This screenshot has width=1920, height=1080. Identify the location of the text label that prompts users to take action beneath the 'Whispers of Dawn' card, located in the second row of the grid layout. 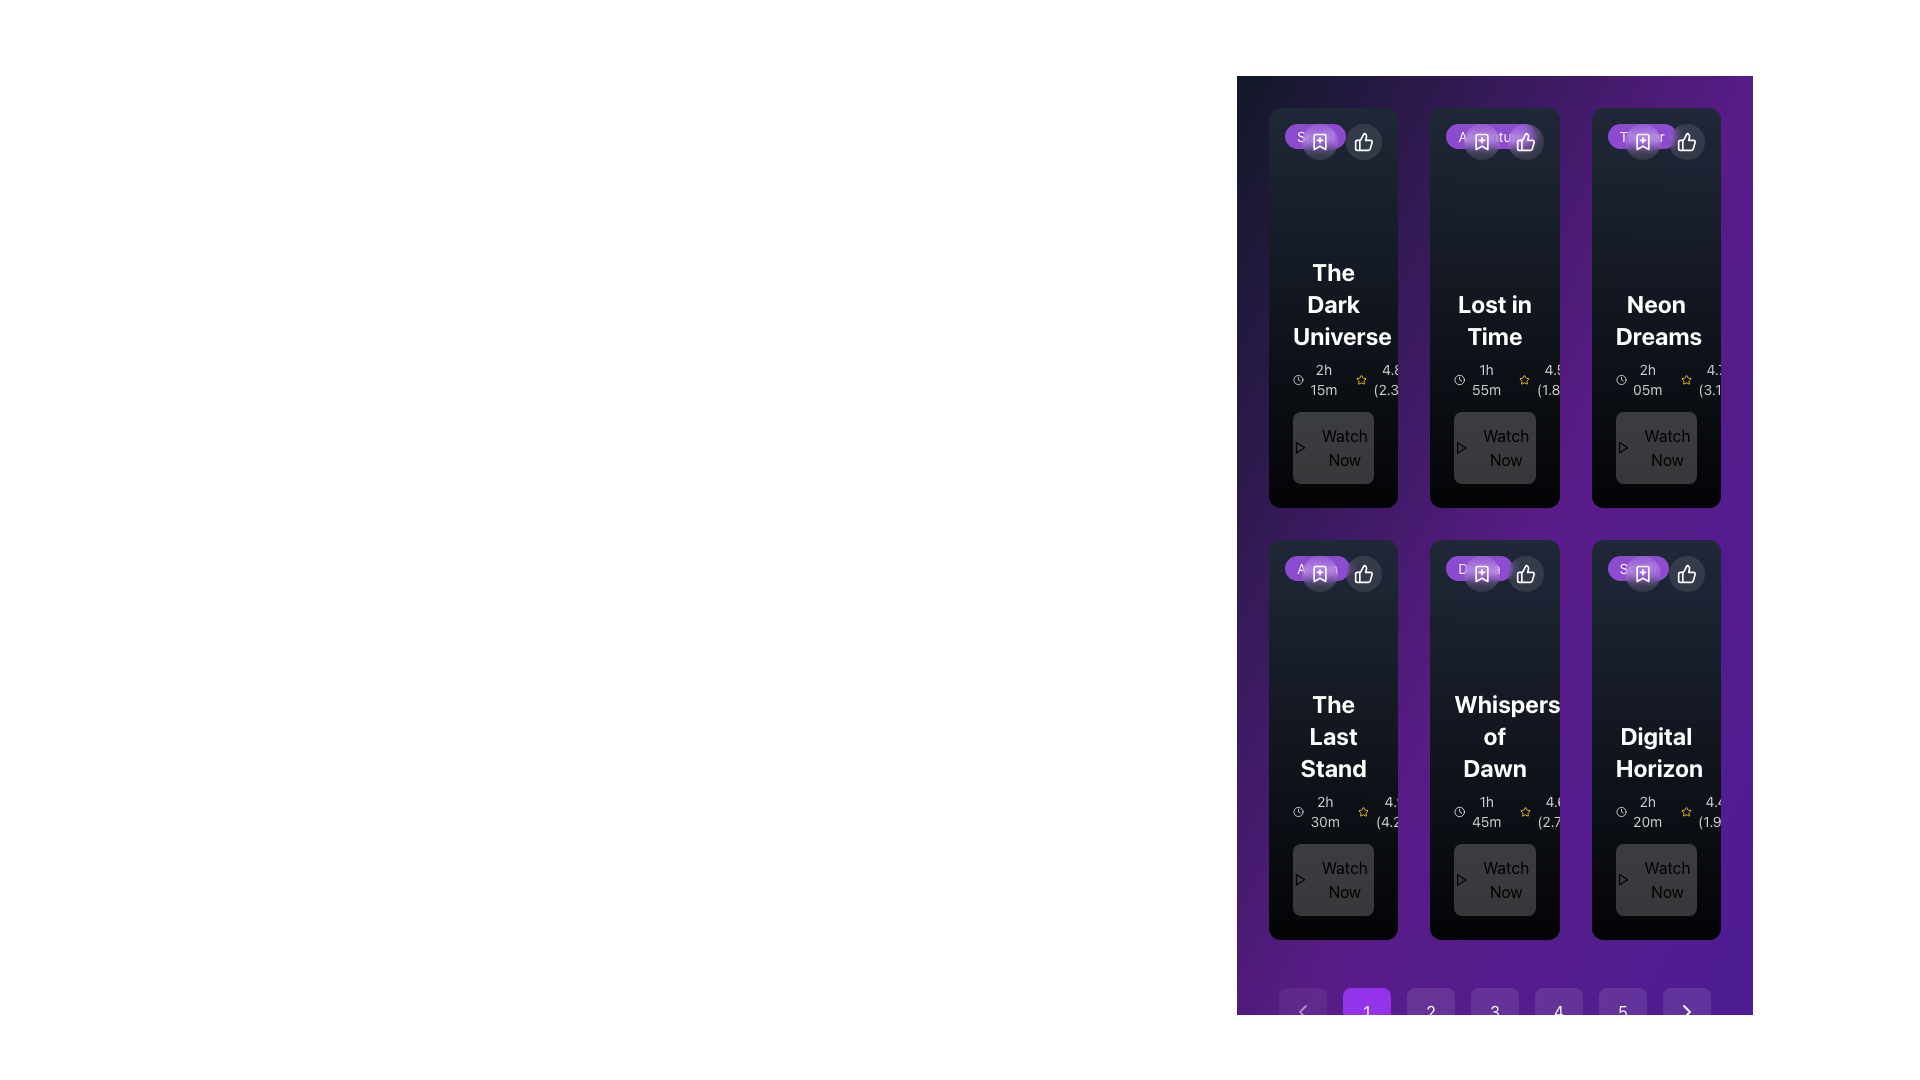
(1506, 878).